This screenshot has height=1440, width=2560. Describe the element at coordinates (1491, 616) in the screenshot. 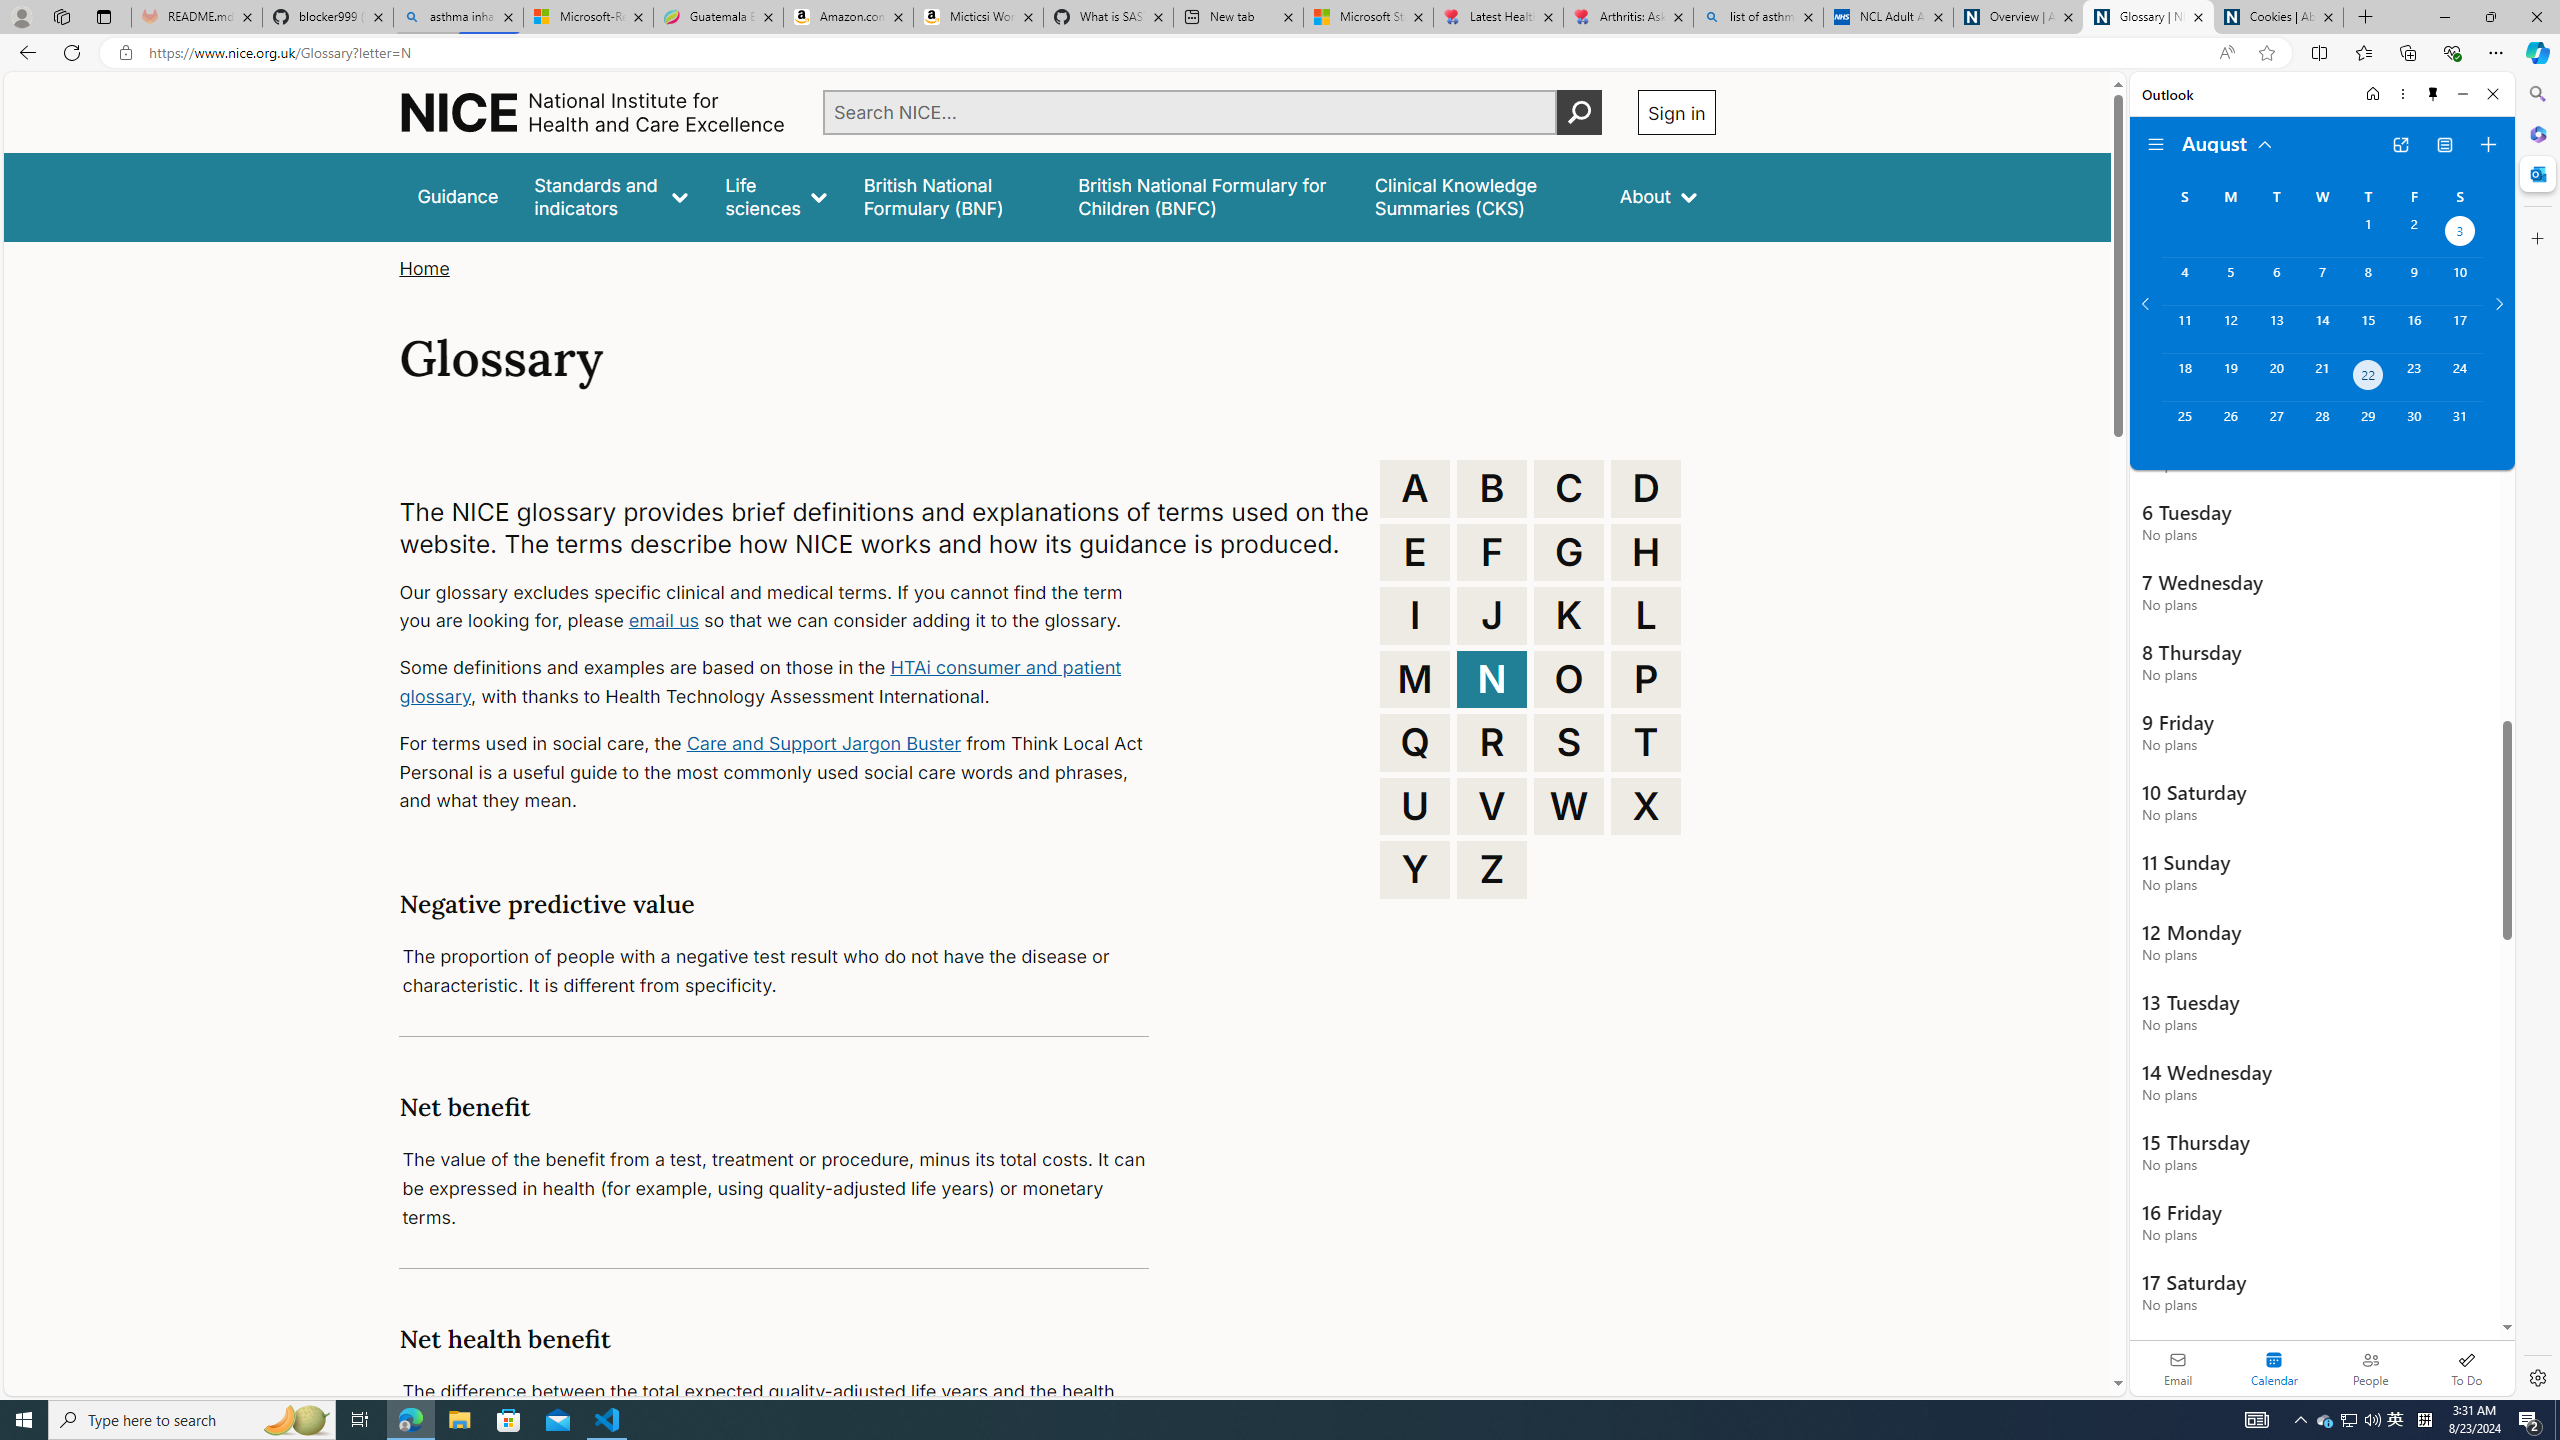

I see `'J'` at that location.